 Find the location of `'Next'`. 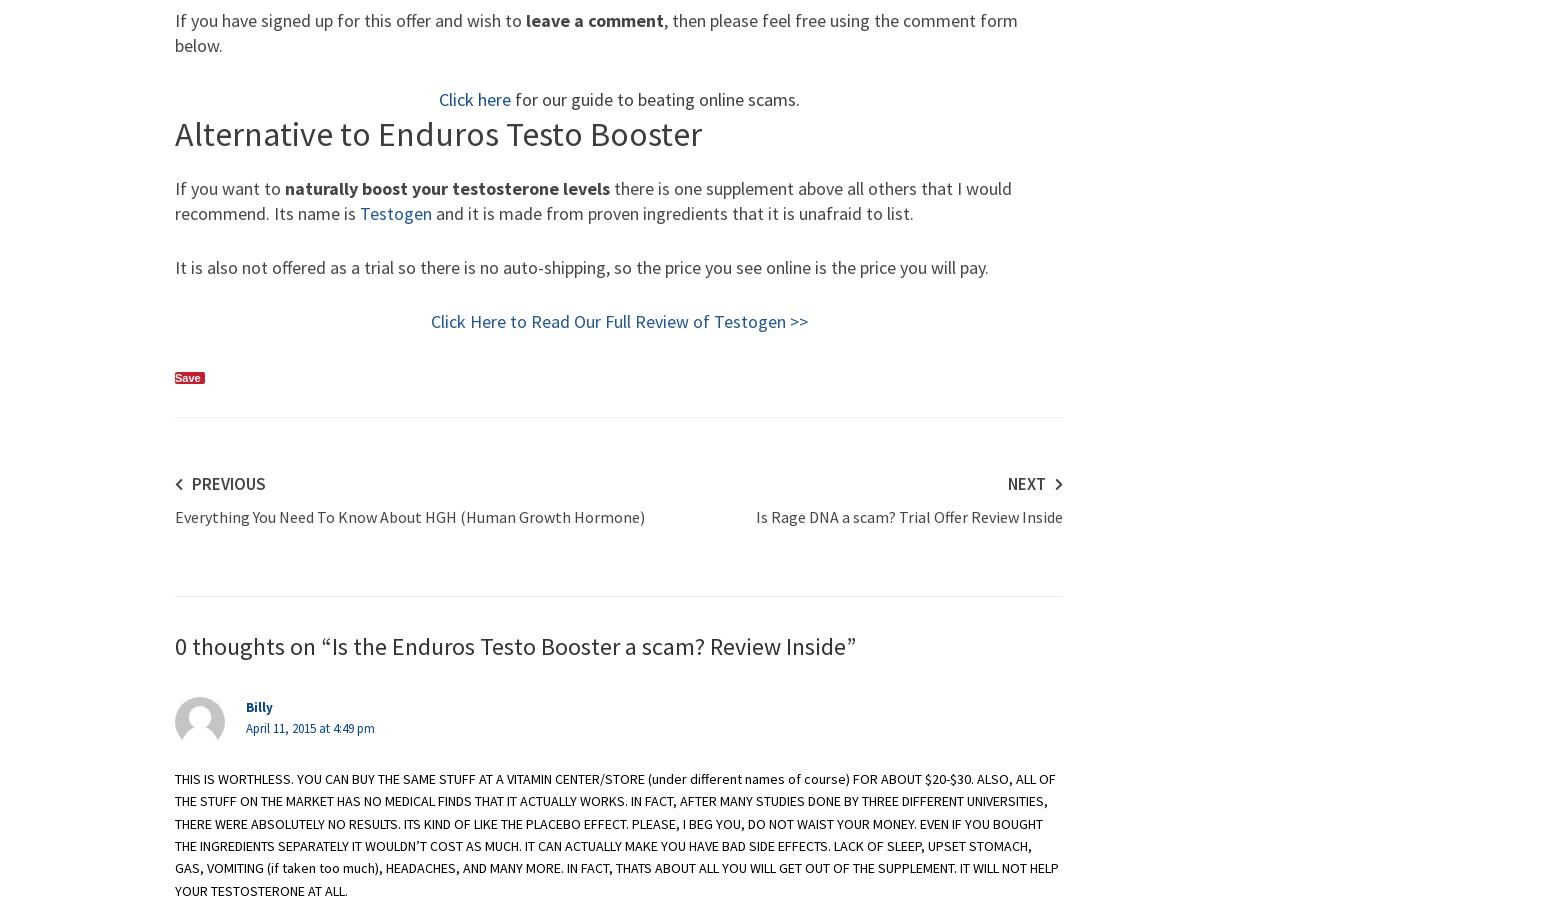

'Next' is located at coordinates (1006, 482).